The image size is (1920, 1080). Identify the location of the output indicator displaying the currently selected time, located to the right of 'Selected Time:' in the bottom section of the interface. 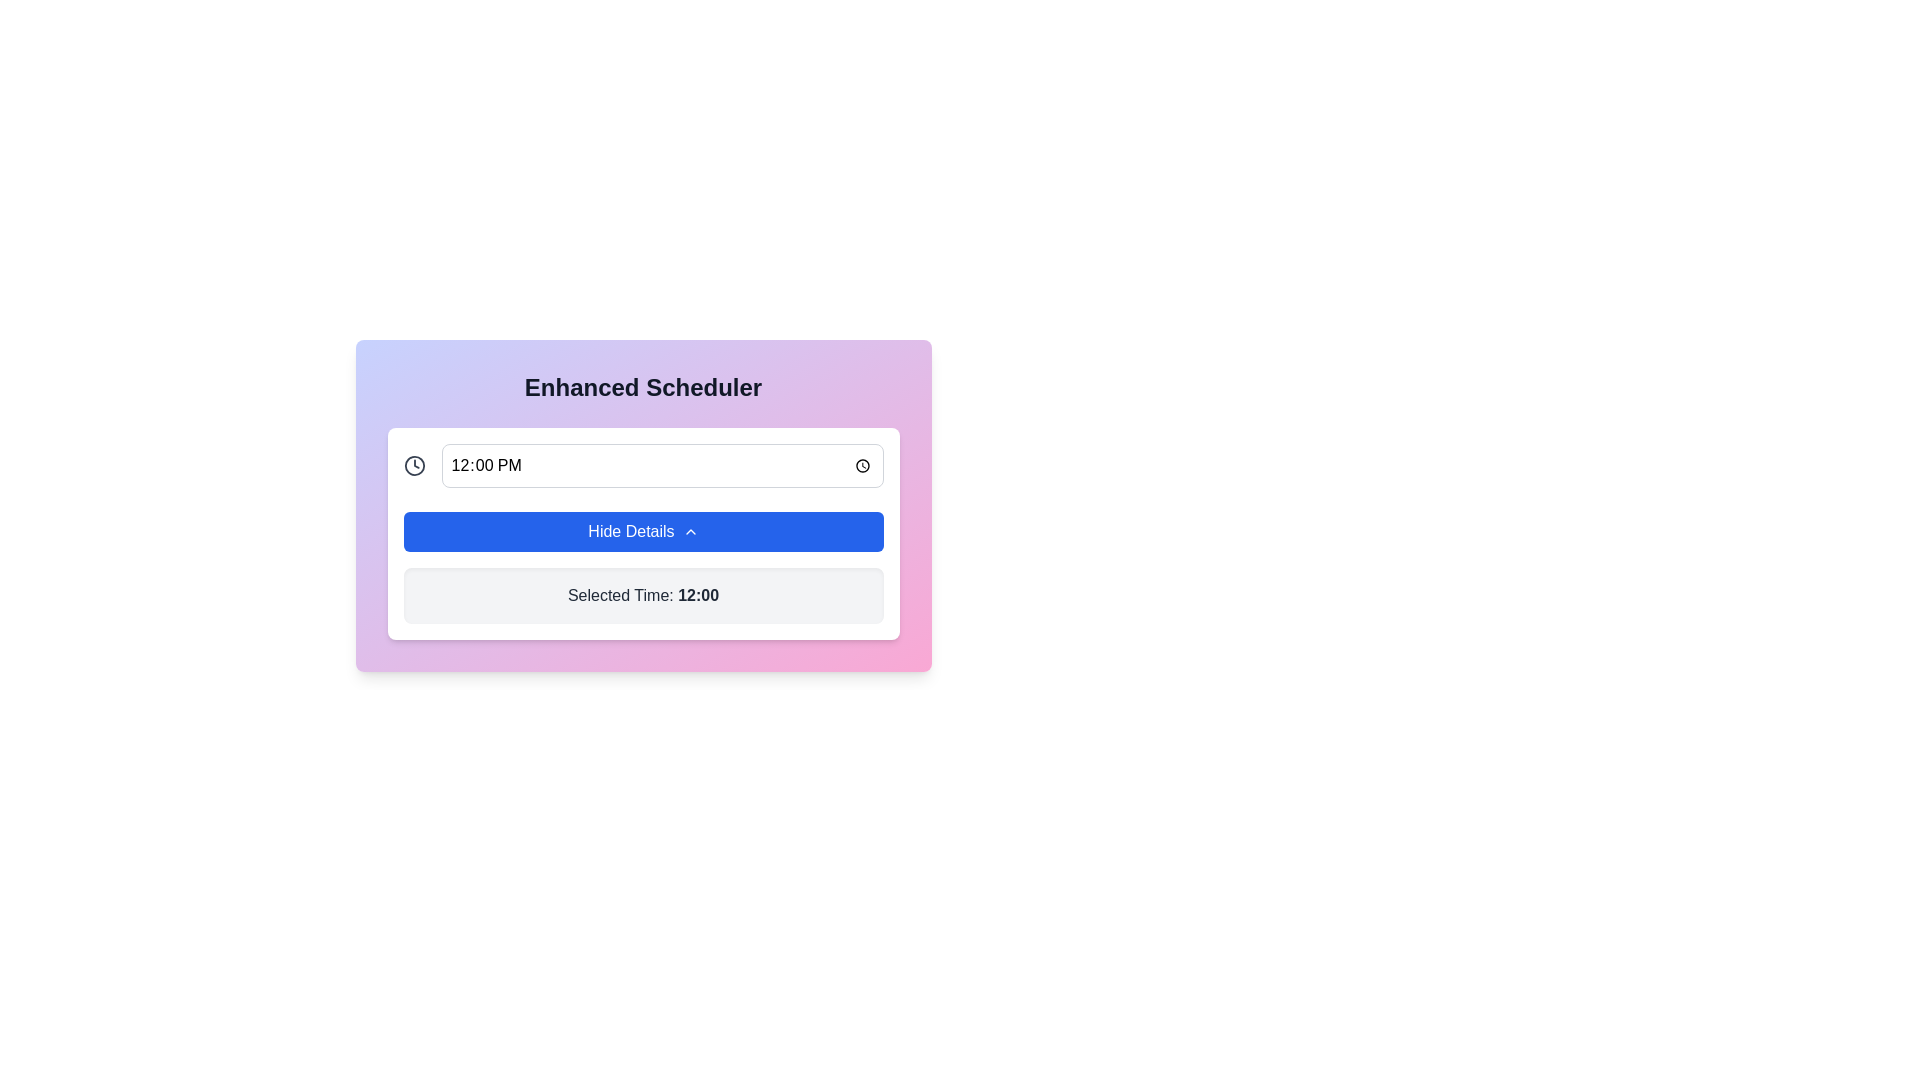
(698, 594).